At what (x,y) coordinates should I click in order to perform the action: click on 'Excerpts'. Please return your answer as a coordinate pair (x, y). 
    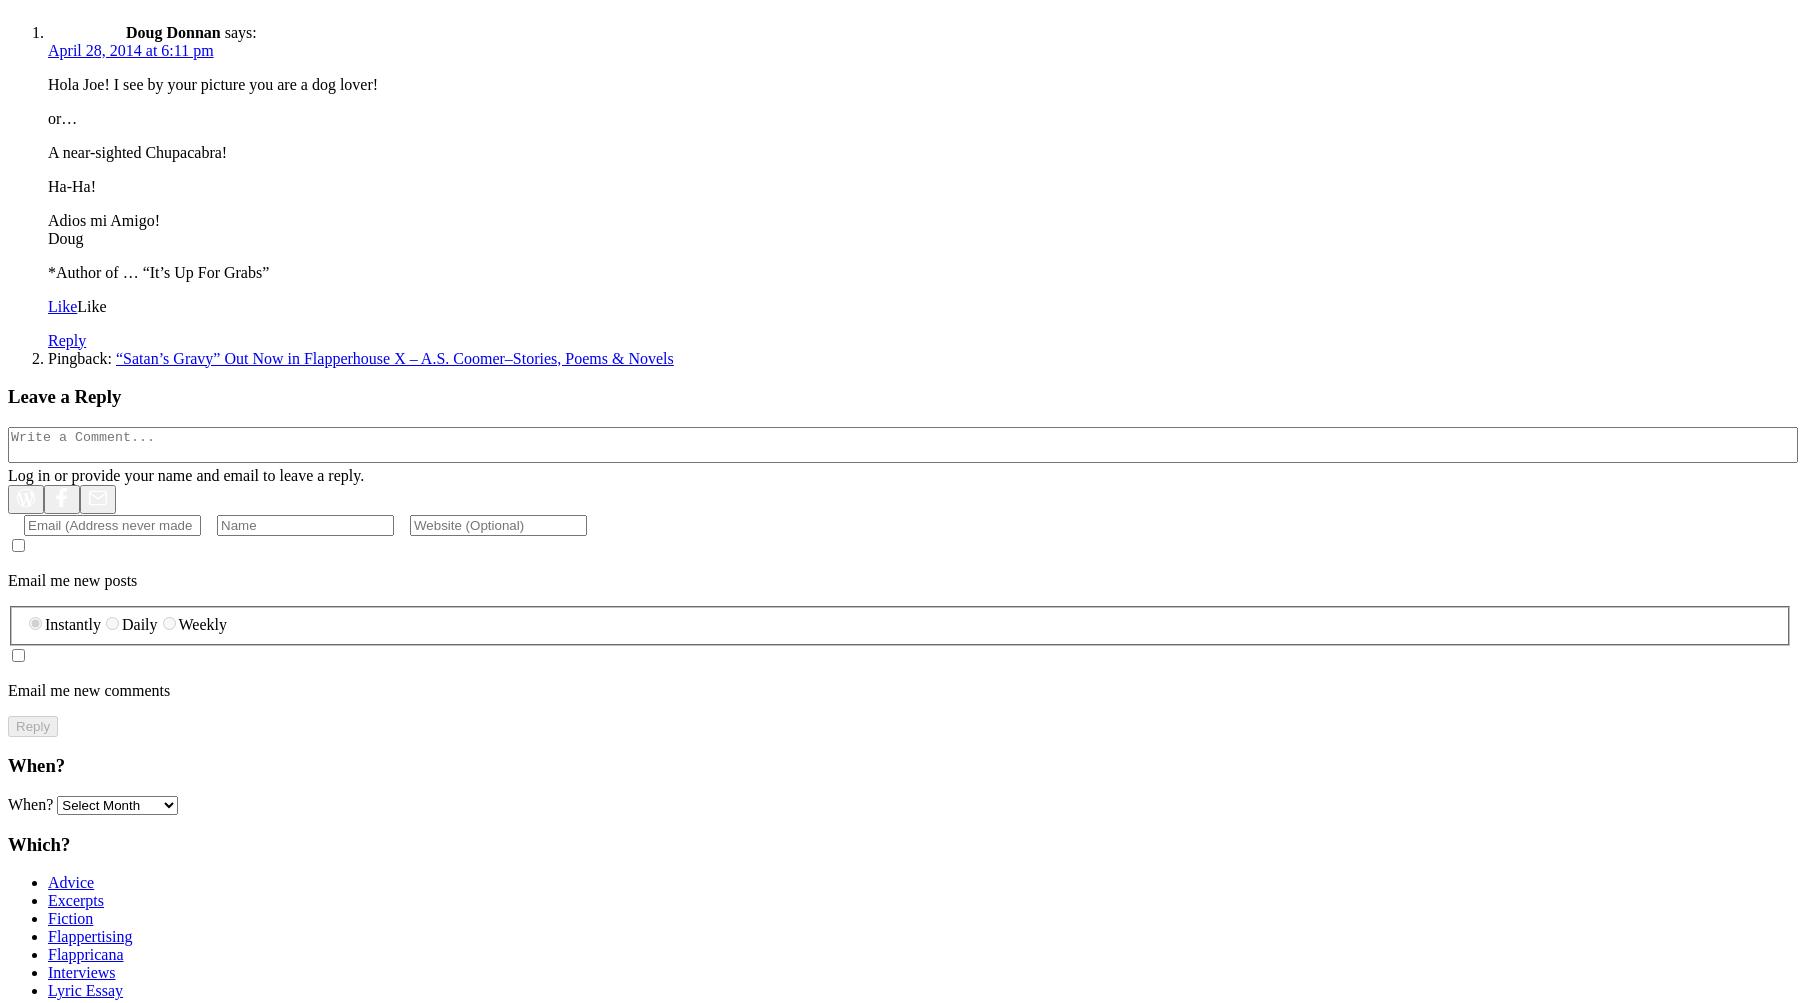
    Looking at the image, I should click on (74, 900).